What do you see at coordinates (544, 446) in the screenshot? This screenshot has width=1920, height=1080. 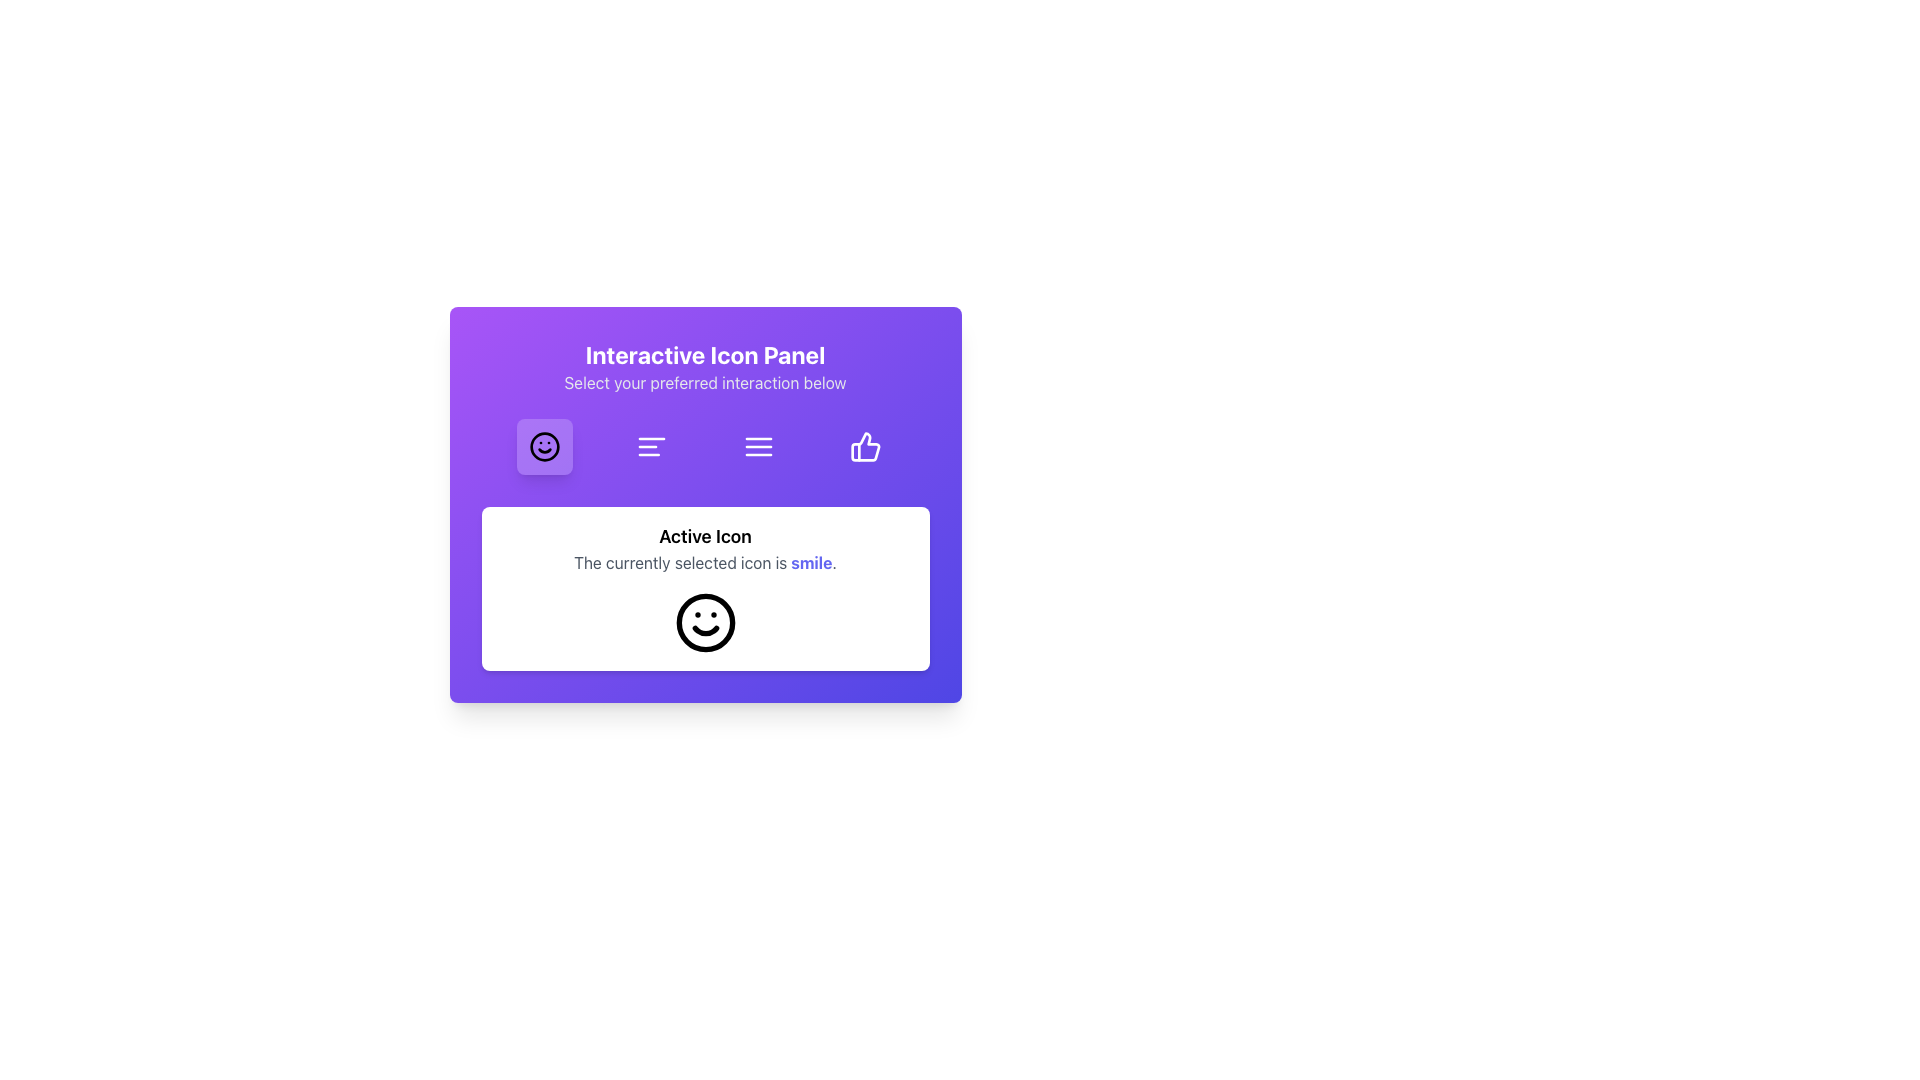 I see `the leftmost button in the Interactive Icon Panel` at bounding box center [544, 446].